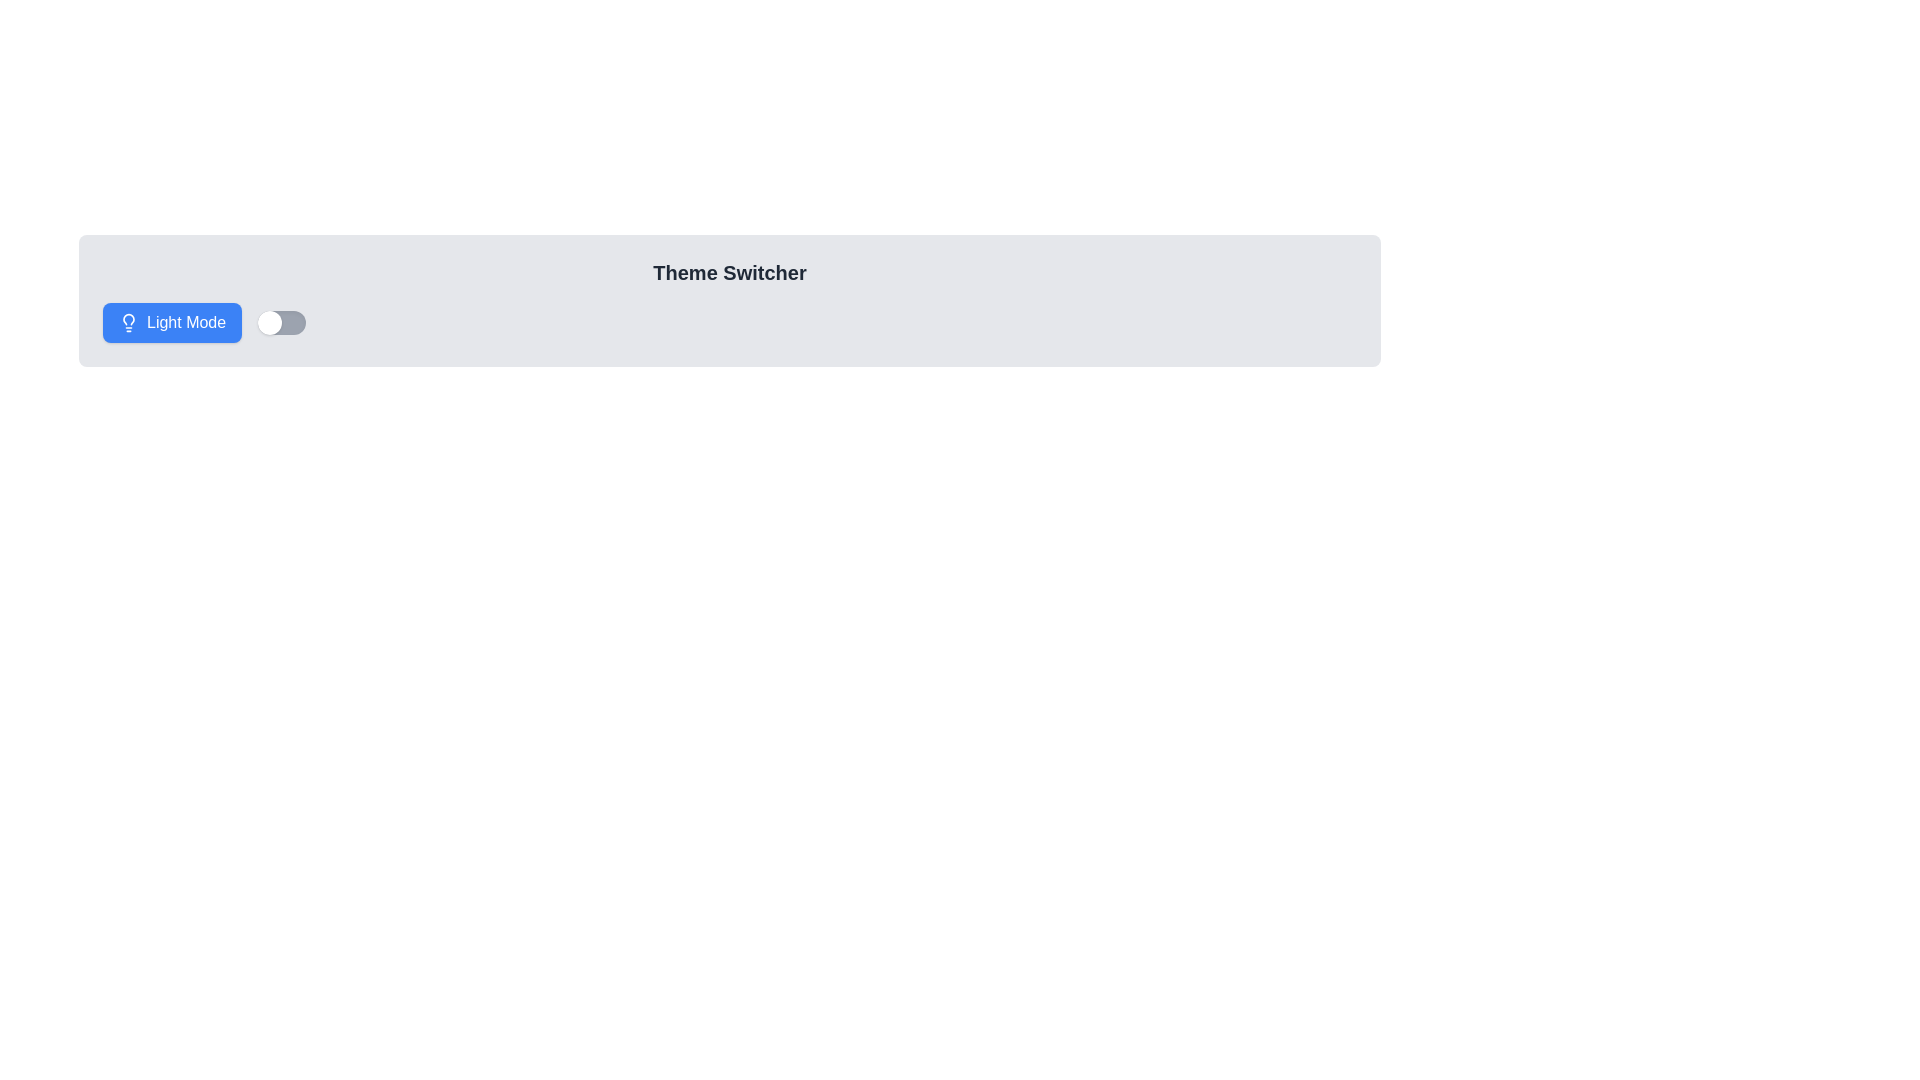  What do you see at coordinates (281, 322) in the screenshot?
I see `the toggle switch located to the right of the 'Light Mode' button in the top-left section of the interface` at bounding box center [281, 322].